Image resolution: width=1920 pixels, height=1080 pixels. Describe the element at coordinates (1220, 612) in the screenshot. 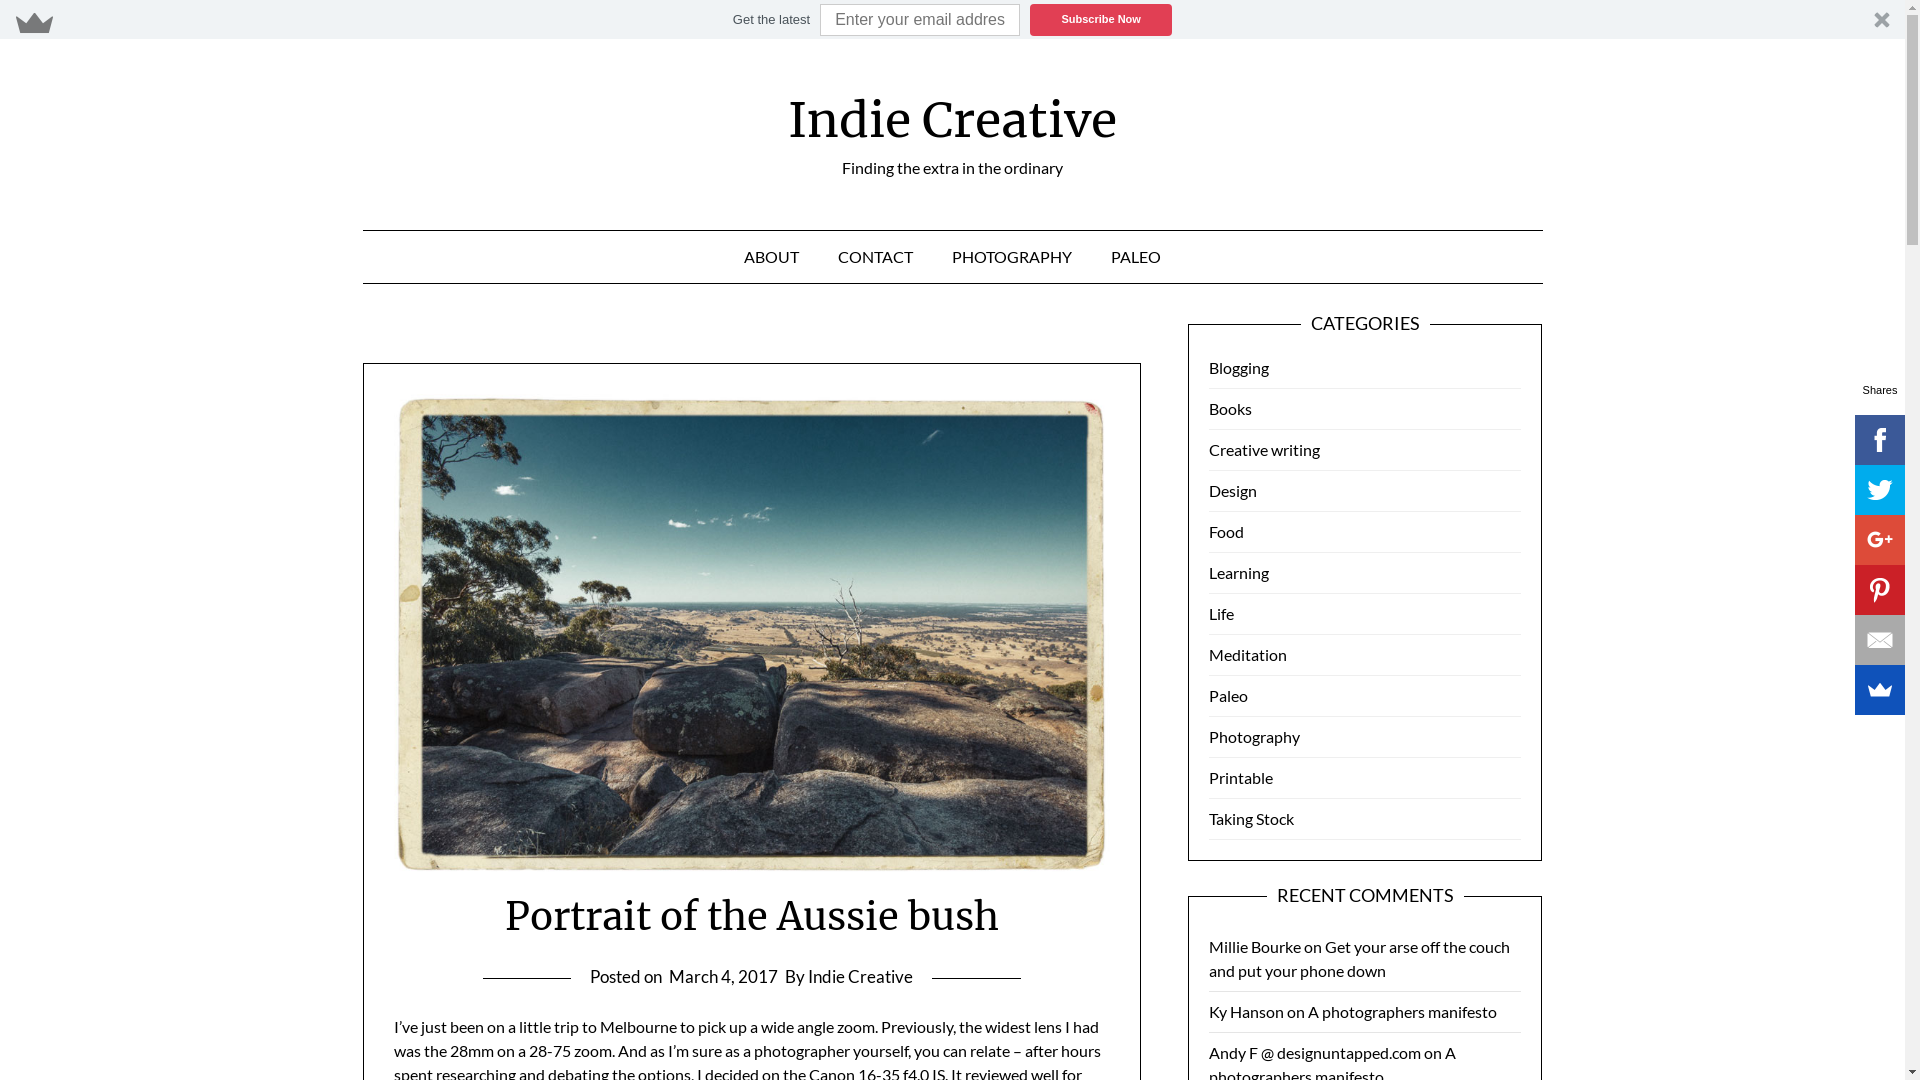

I see `'Life'` at that location.